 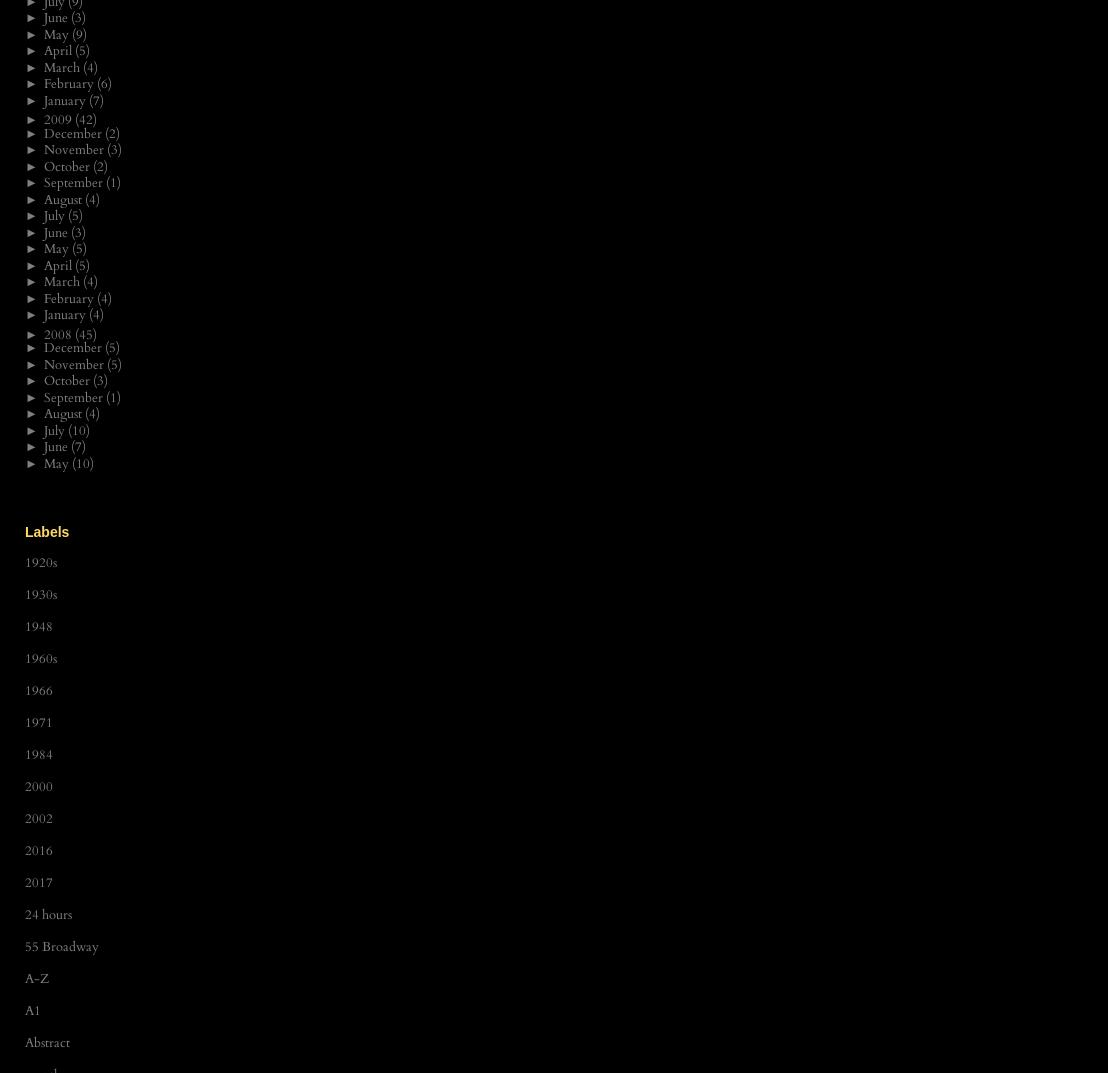 I want to click on '2009', so click(x=57, y=119).